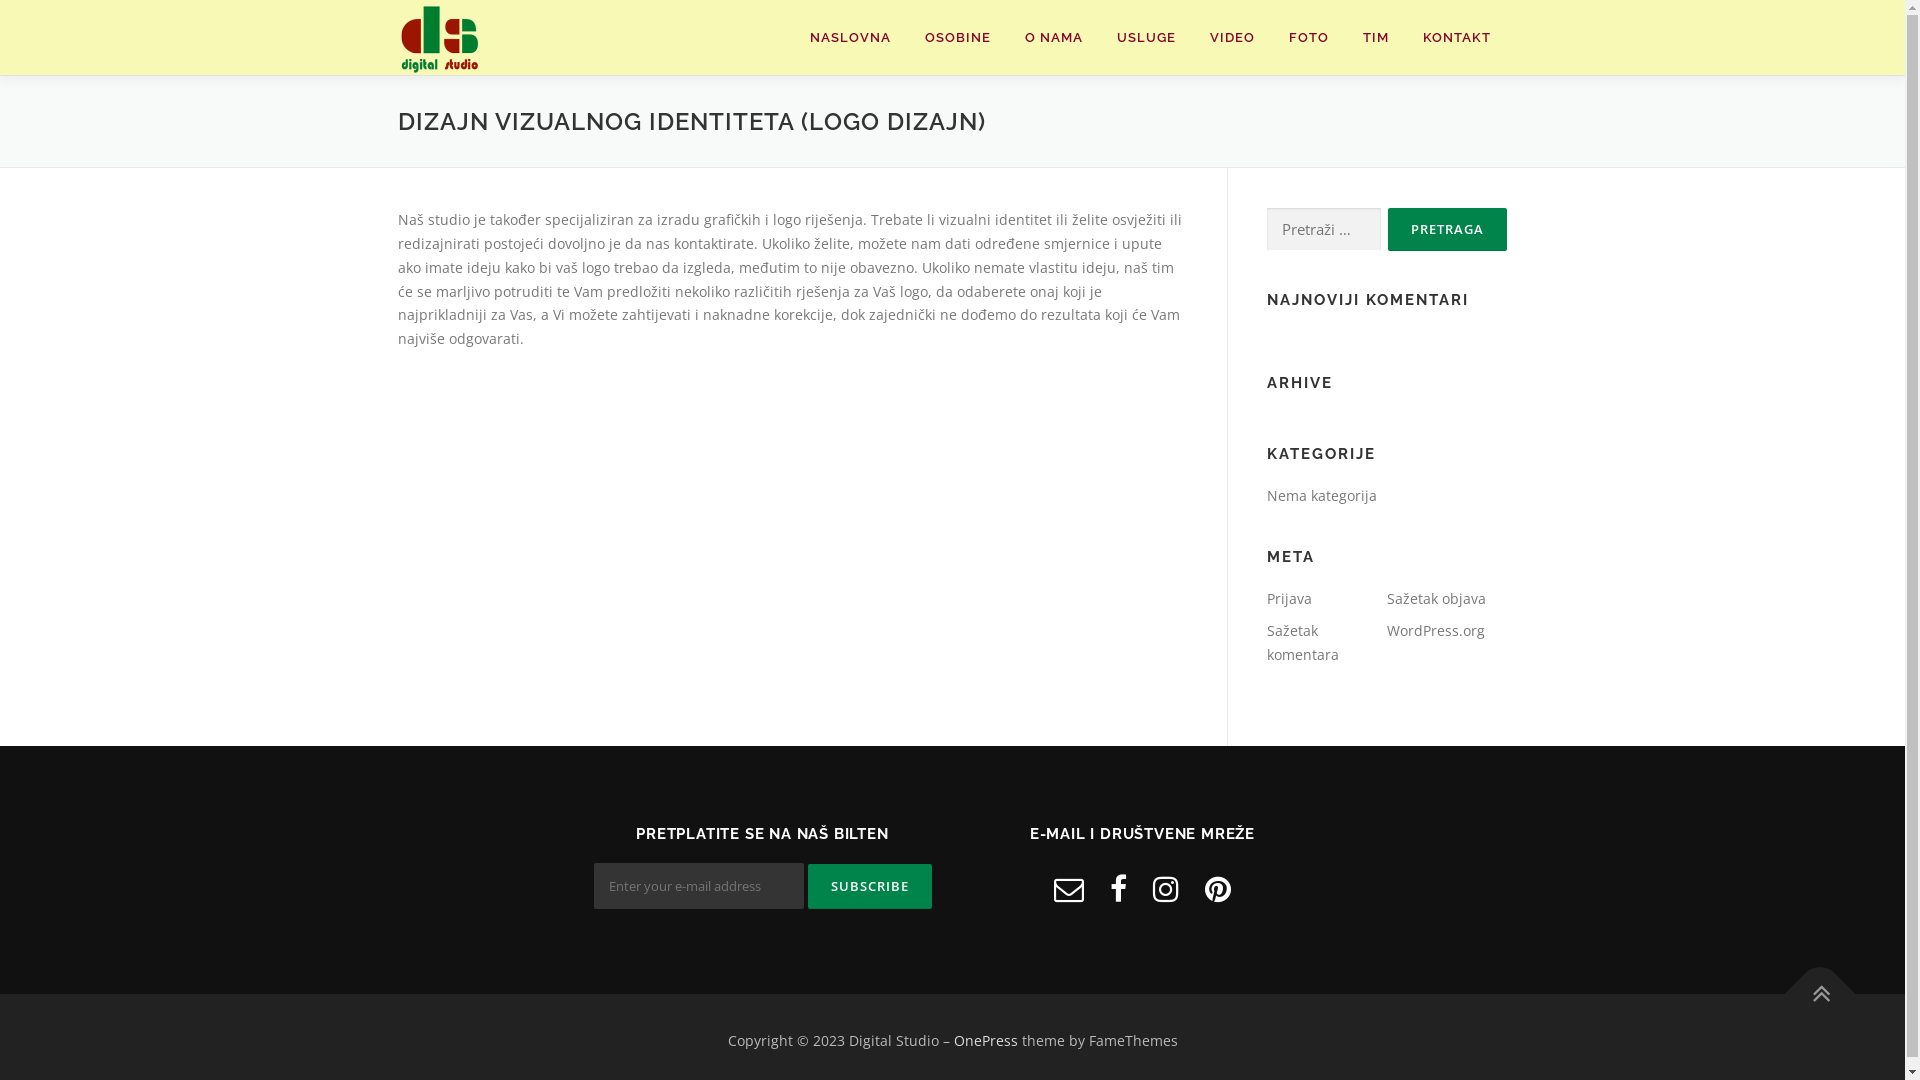 The height and width of the screenshot is (1080, 1920). What do you see at coordinates (1375, 37) in the screenshot?
I see `'TIM'` at bounding box center [1375, 37].